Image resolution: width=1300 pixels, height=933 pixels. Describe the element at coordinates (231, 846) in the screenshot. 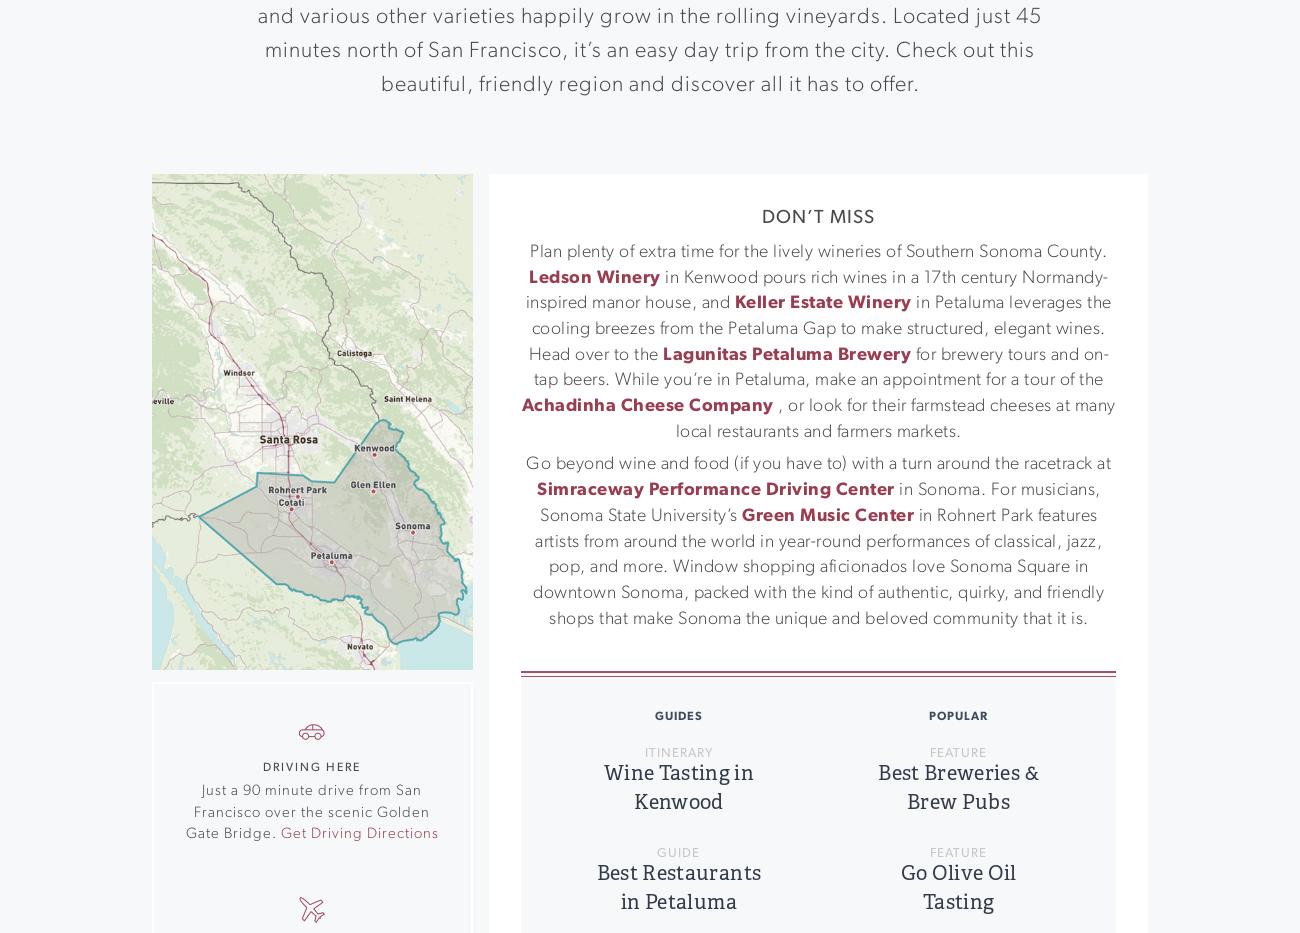

I see `'Southern Sonoma County'` at that location.